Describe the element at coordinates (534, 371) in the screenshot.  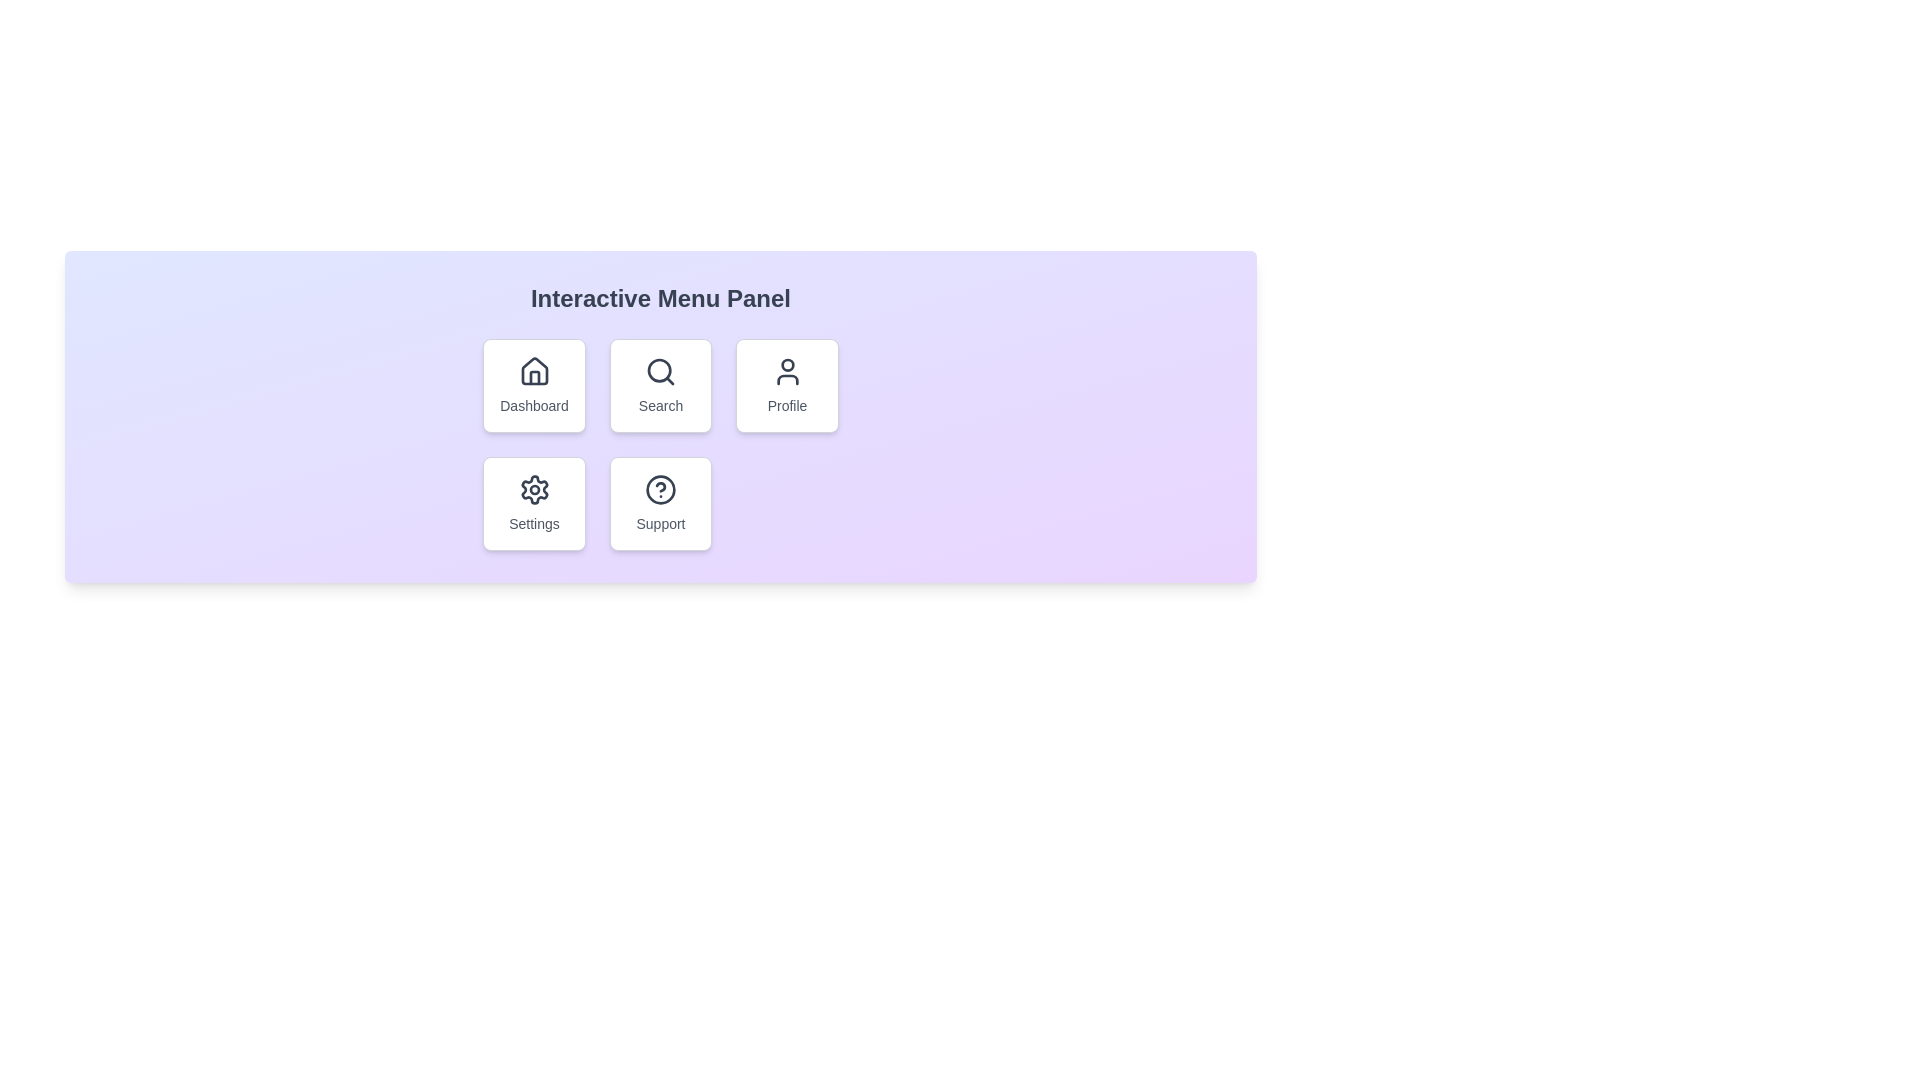
I see `the home icon, which is a stylized outline of a house located in the top-left section of a grid containing six icons within a card` at that location.